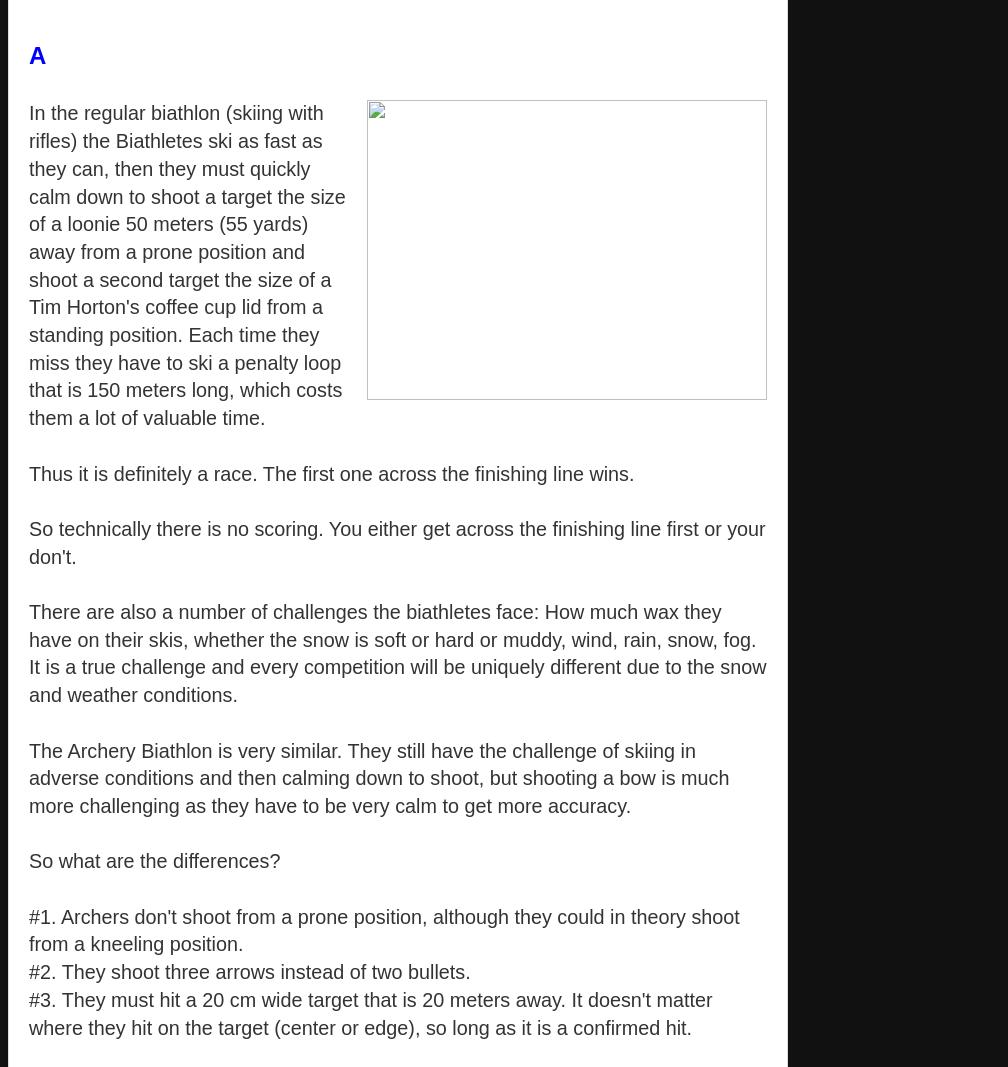 The image size is (1008, 1067). Describe the element at coordinates (396, 542) in the screenshot. I see `'So technically there is no scoring. You either get across the finishing line first or your don't.'` at that location.